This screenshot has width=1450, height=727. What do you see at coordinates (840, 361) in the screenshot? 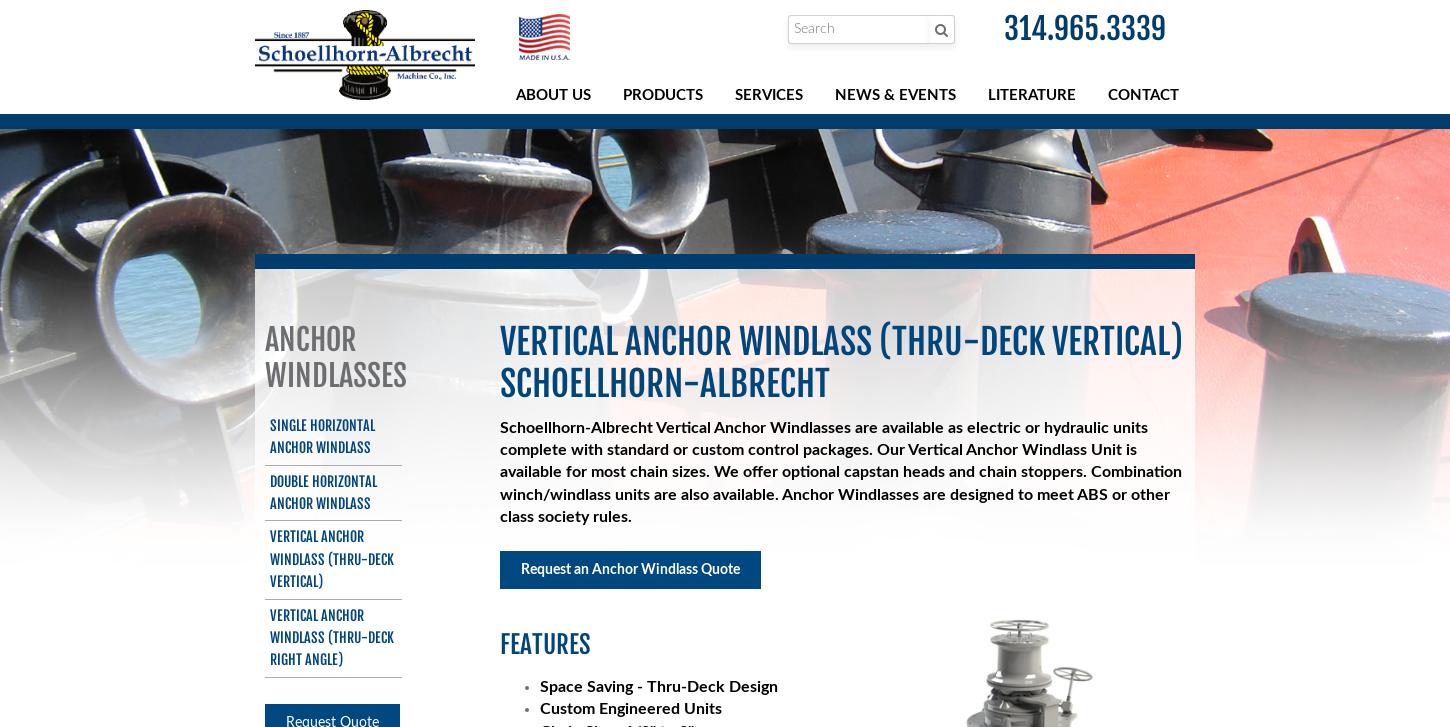
I see `'VERTICAL ANCHOR WINDLASS (THRU-DECK VERTICAL) Schoellhorn-Albrecht'` at bounding box center [840, 361].